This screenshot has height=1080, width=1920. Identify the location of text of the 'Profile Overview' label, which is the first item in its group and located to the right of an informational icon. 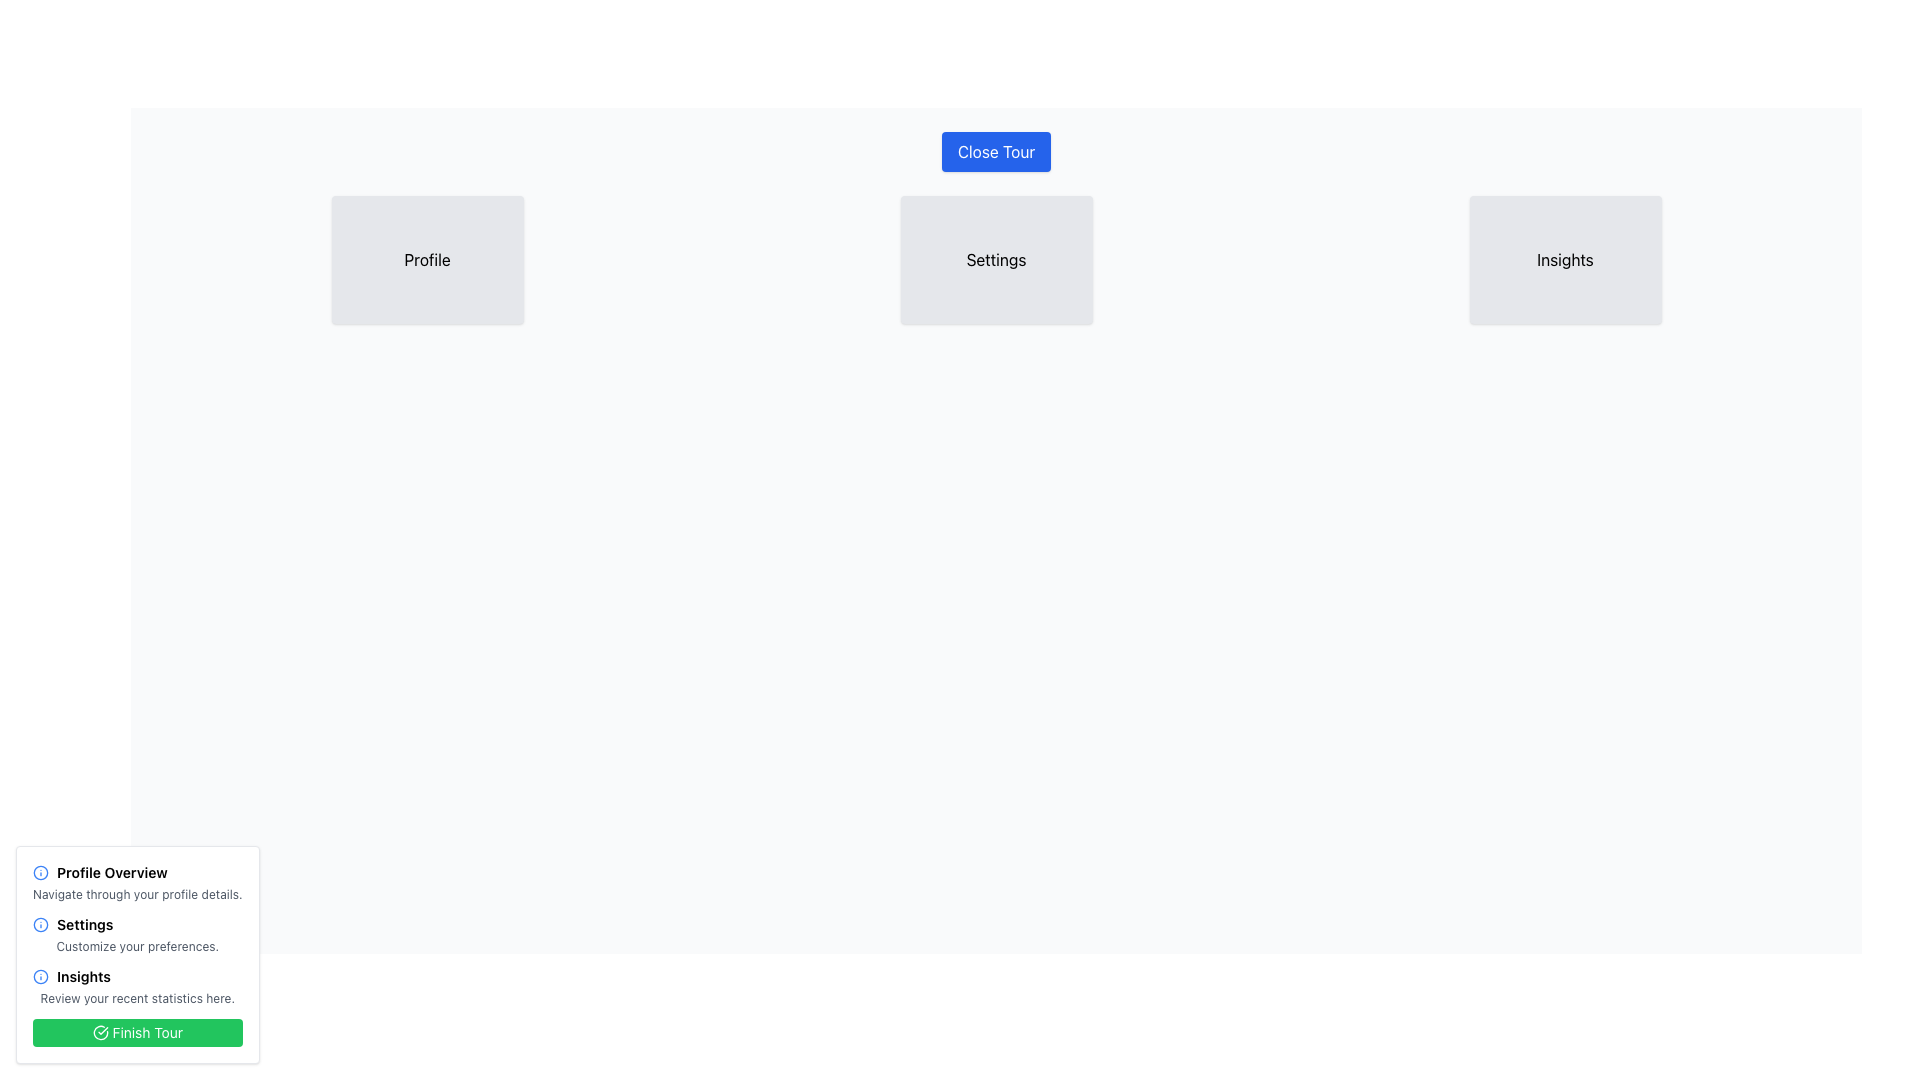
(111, 871).